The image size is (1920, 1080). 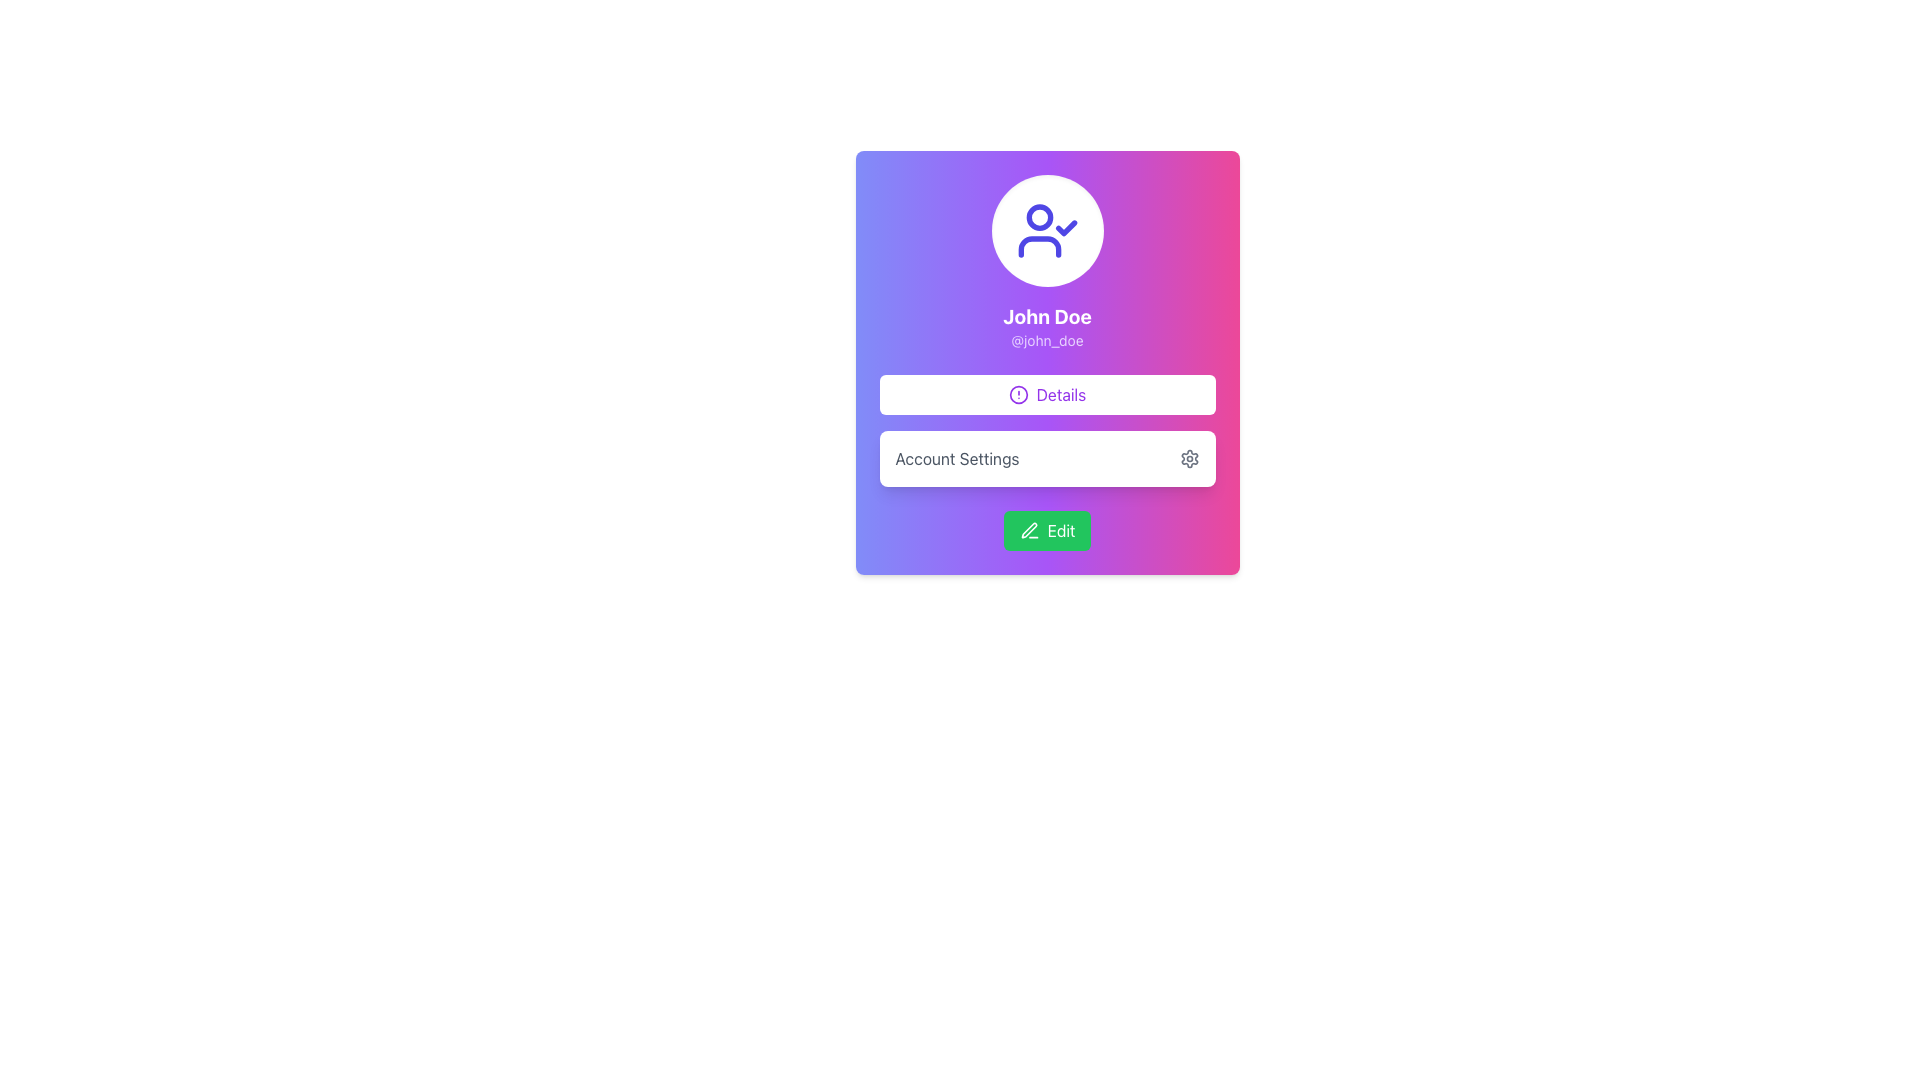 I want to click on the user's profile image placeholder or avatar component located at the center top of the user card, so click(x=1046, y=230).